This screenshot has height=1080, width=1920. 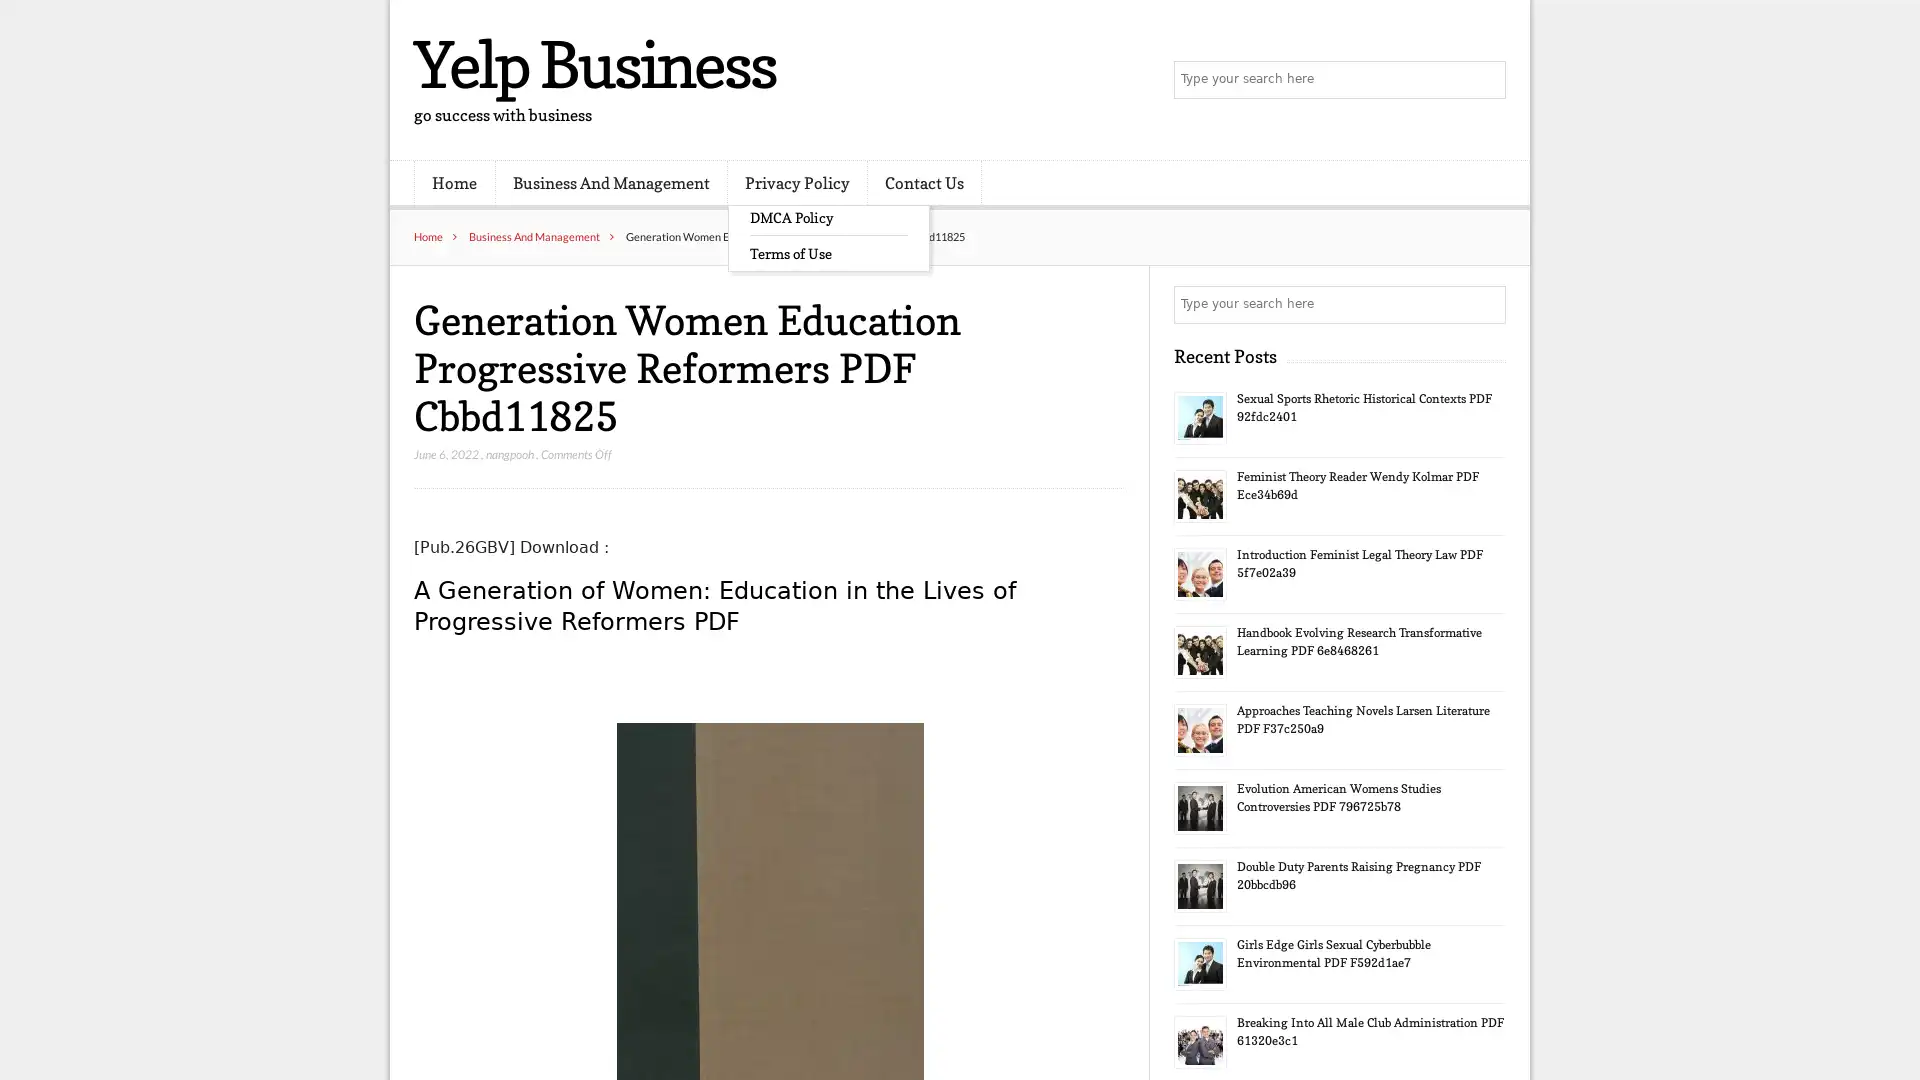 What do you see at coordinates (1485, 304) in the screenshot?
I see `Search` at bounding box center [1485, 304].